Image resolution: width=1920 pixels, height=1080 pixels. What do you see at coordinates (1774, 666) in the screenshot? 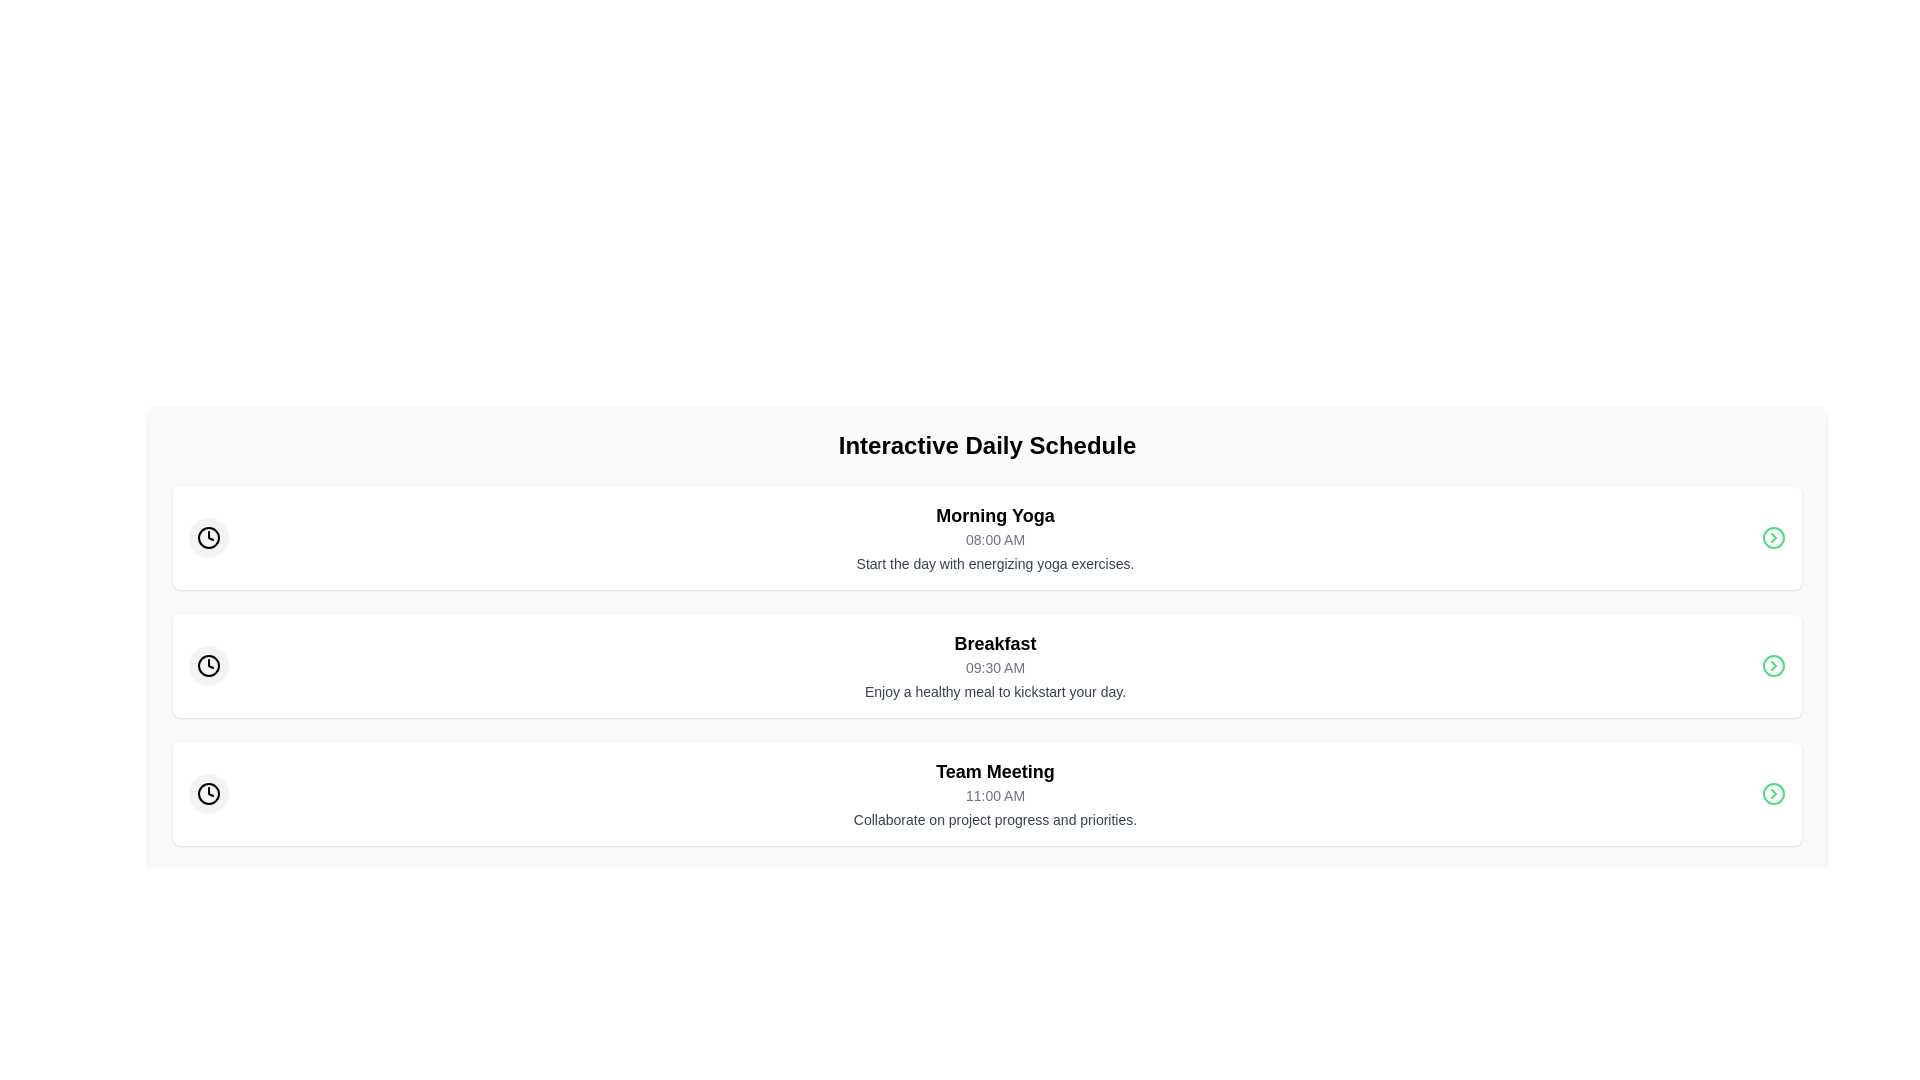
I see `the decorative circular graphic element within the icon set on the right side of the 'Breakfast' list item in the schedule interface` at bounding box center [1774, 666].